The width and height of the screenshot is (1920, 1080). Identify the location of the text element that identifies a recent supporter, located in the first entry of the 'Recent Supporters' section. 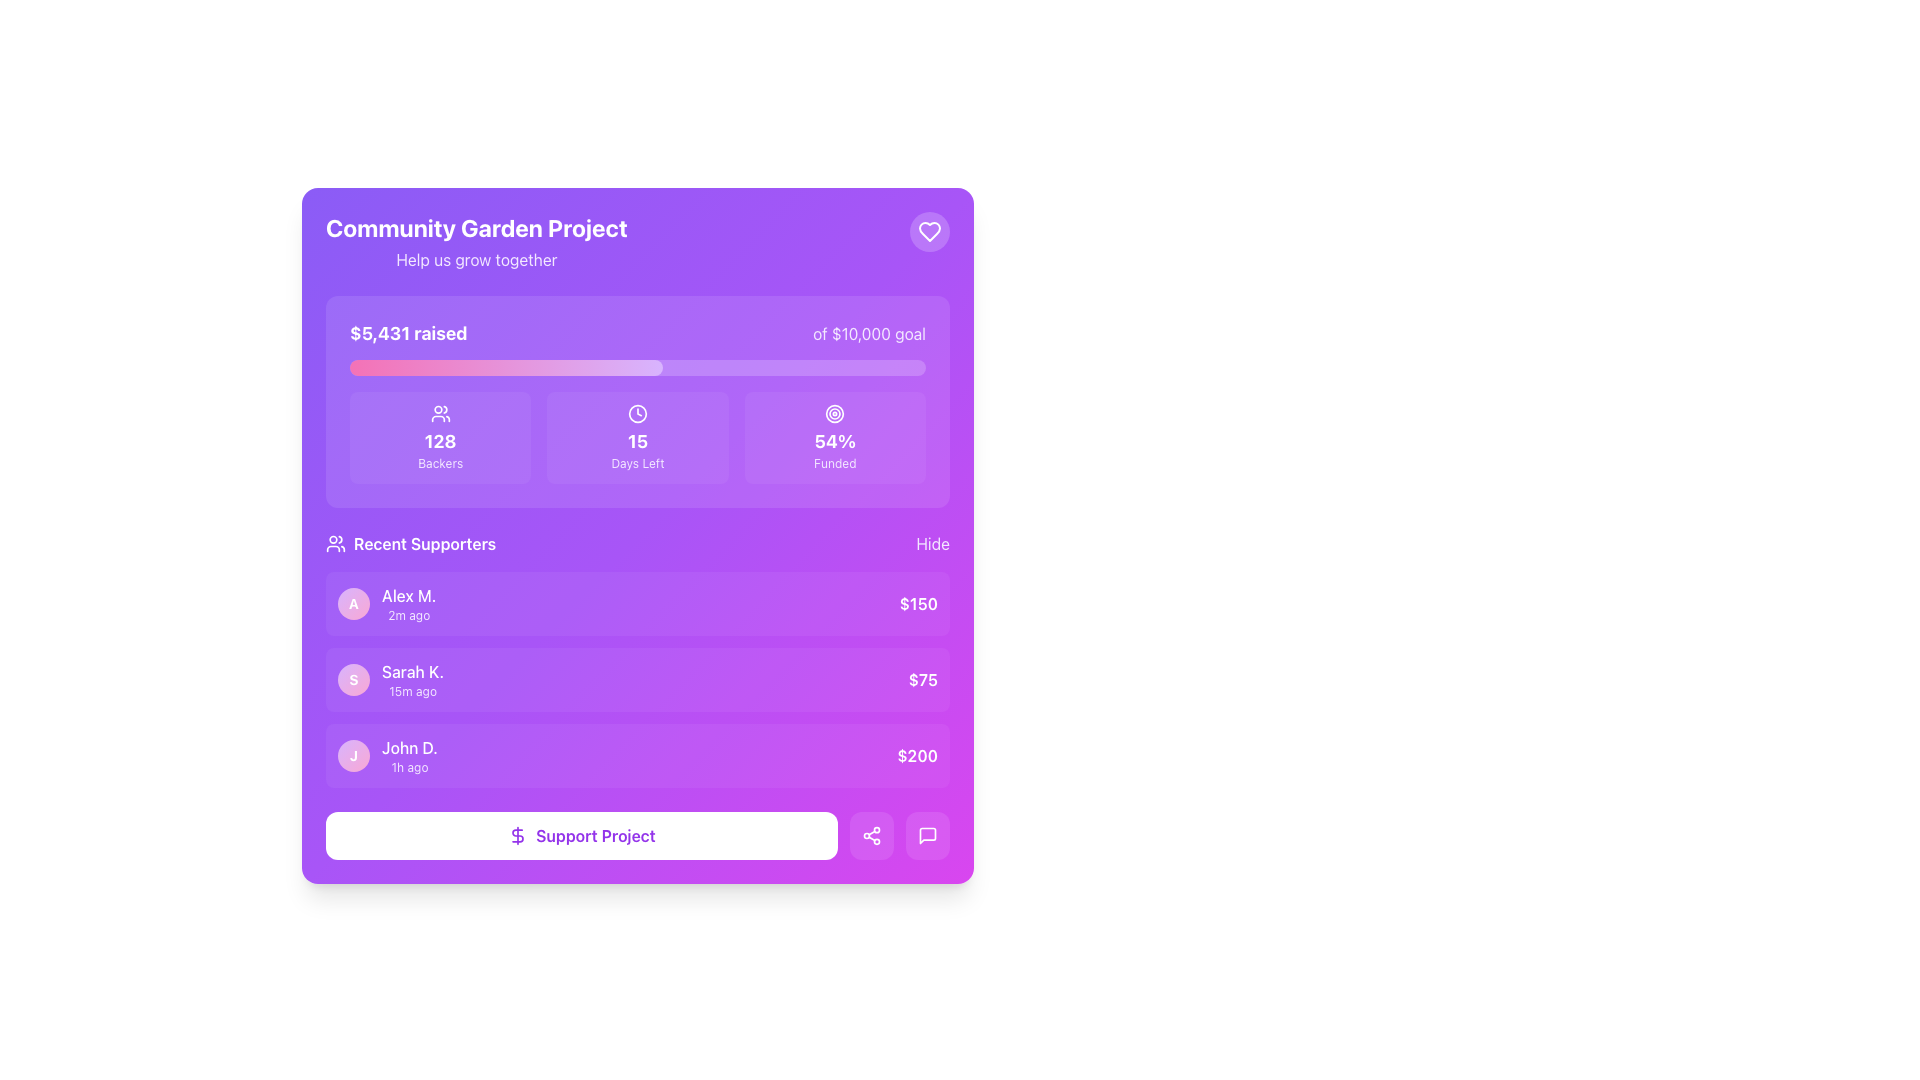
(408, 603).